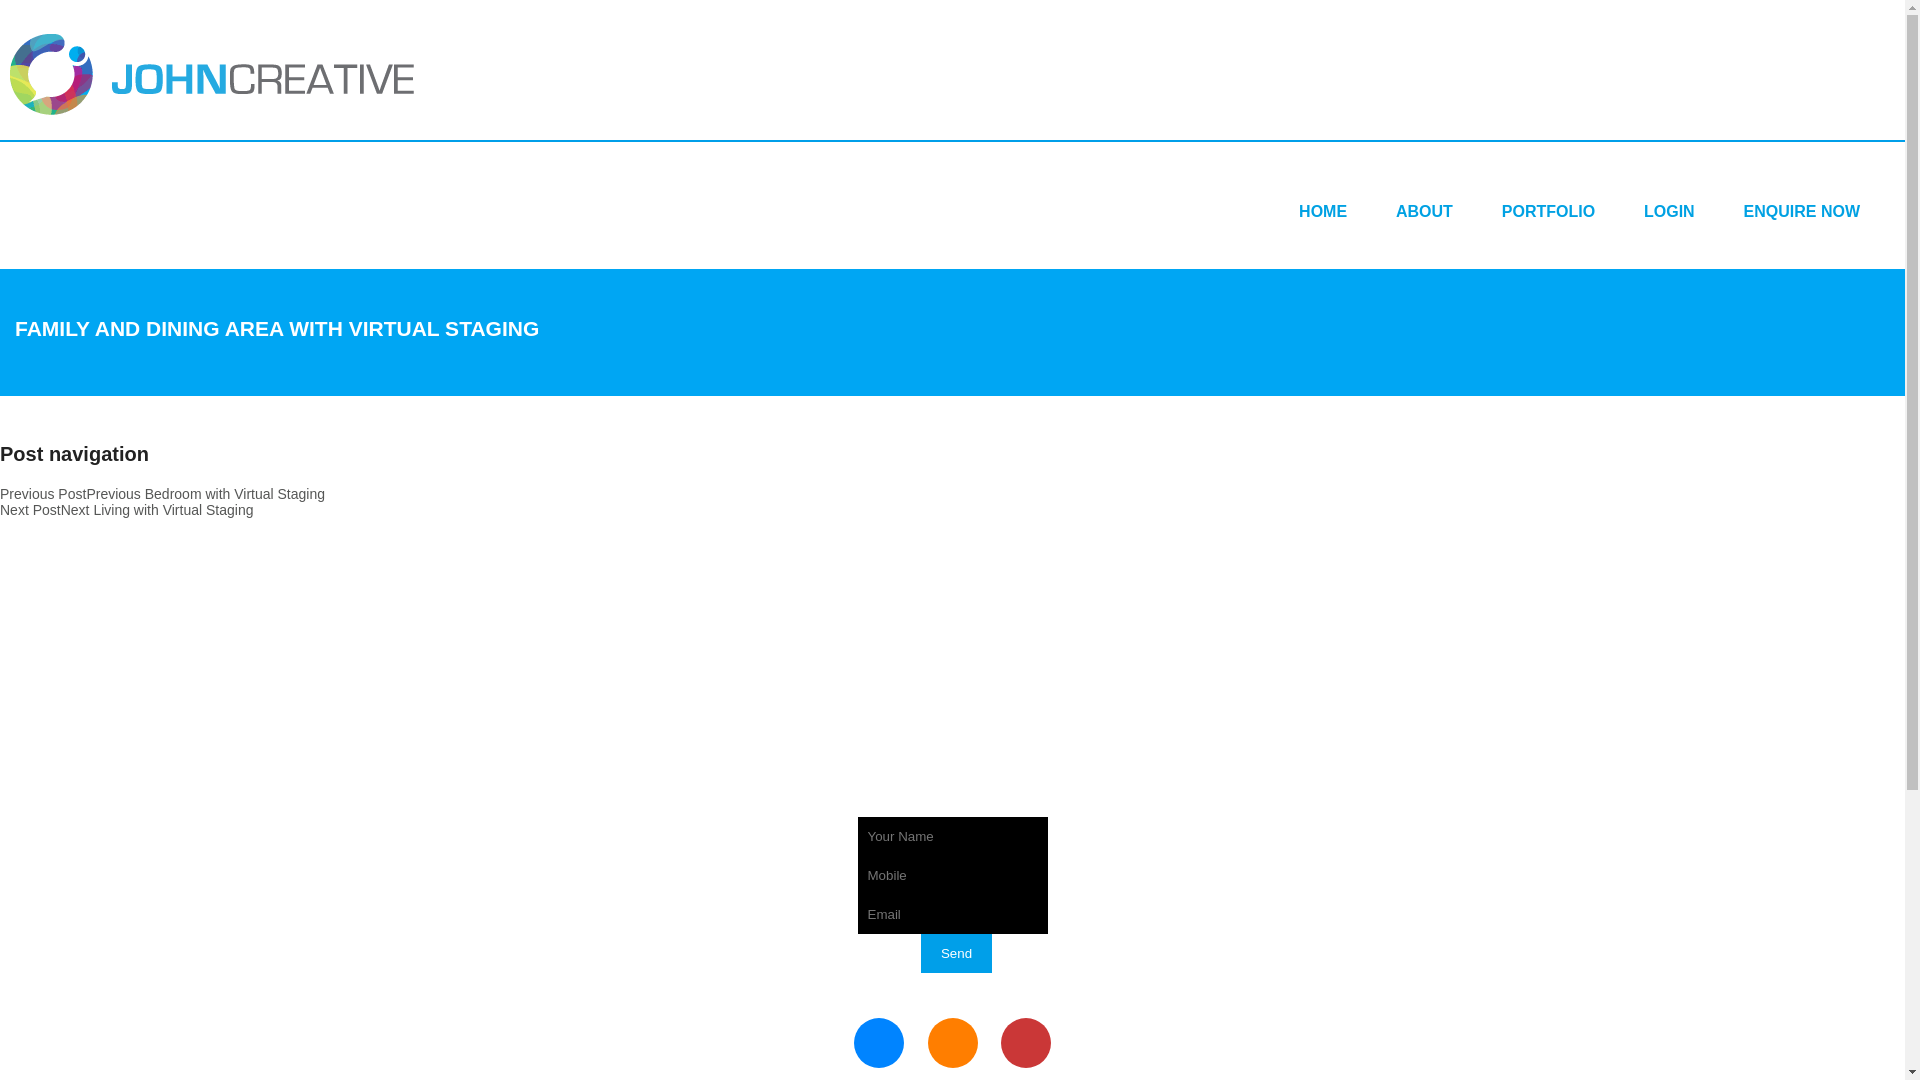 This screenshot has height=1080, width=1920. What do you see at coordinates (1669, 211) in the screenshot?
I see `'LOGIN'` at bounding box center [1669, 211].